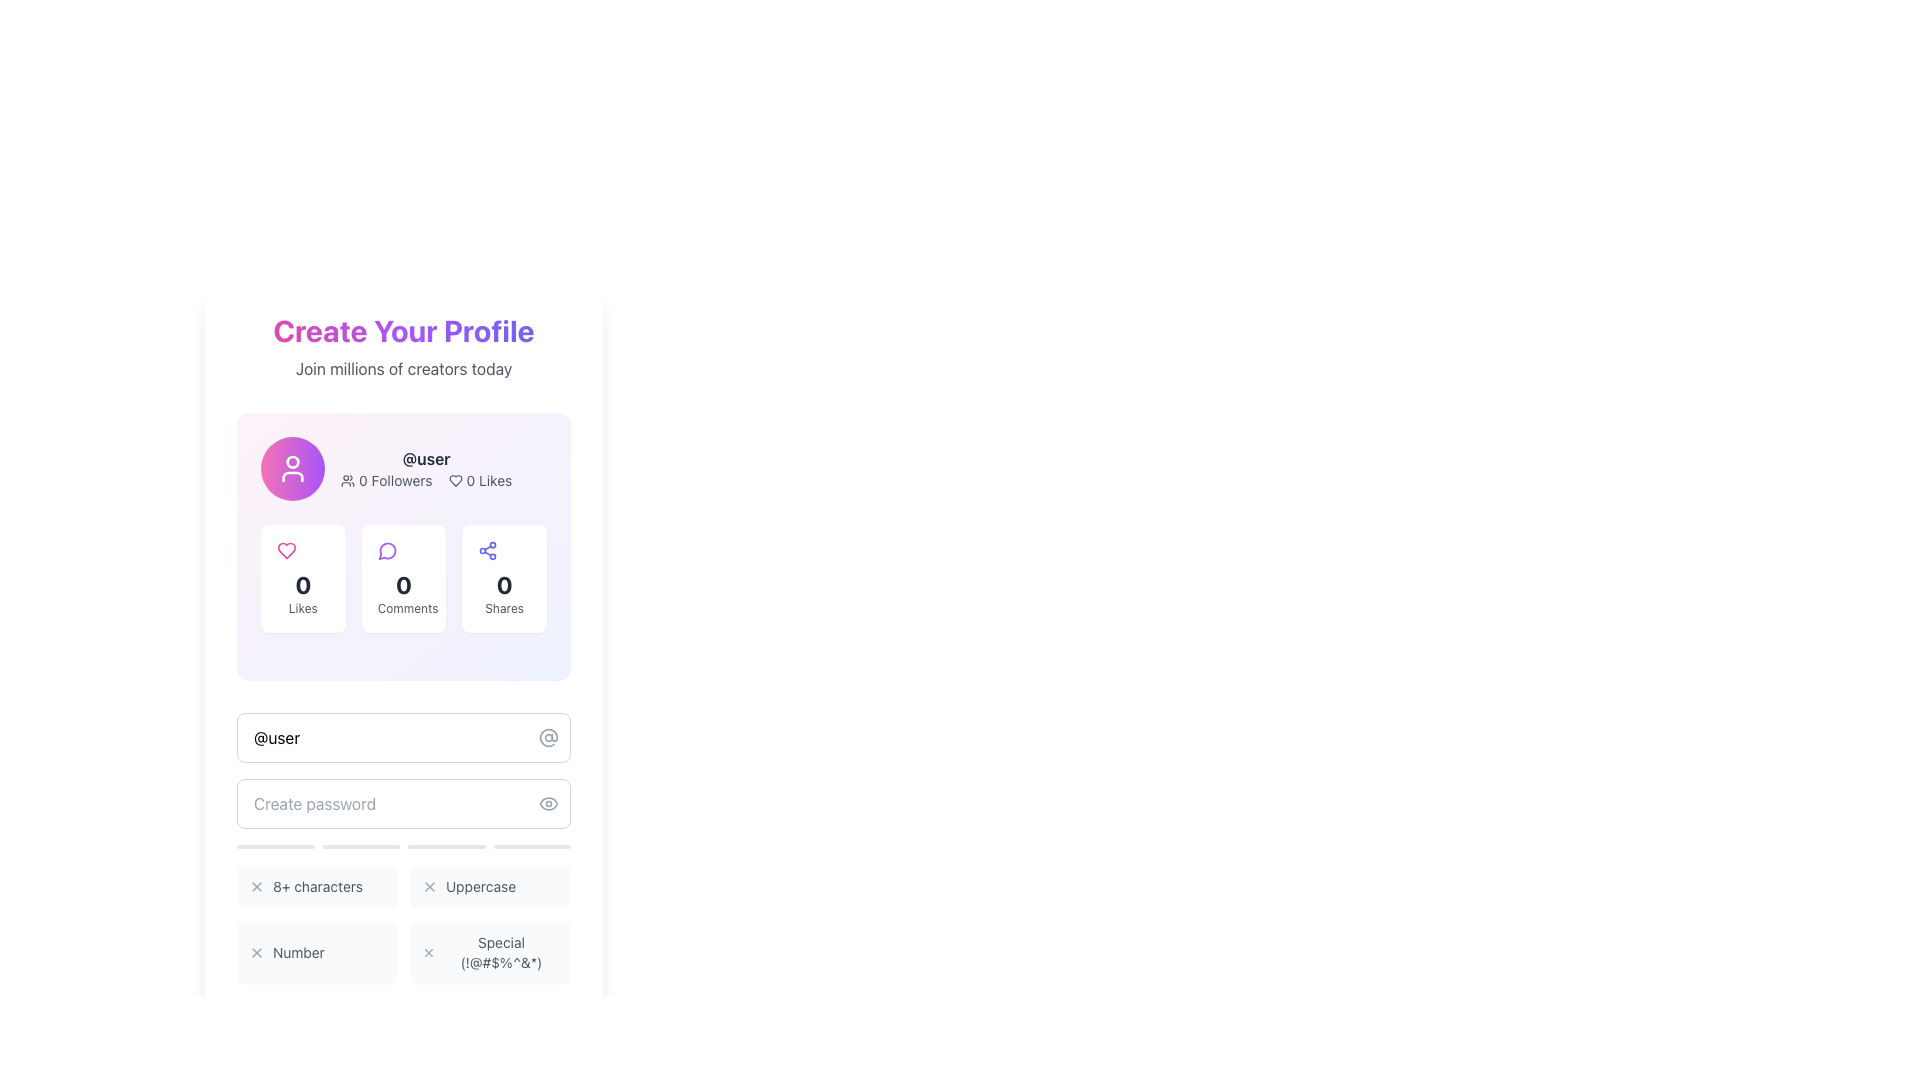 Image resolution: width=1920 pixels, height=1080 pixels. I want to click on the '@' symbol icon, which is styled with a gray tone and located at the far-right inside the input box with the placeholder text 'Choose username', so click(548, 737).